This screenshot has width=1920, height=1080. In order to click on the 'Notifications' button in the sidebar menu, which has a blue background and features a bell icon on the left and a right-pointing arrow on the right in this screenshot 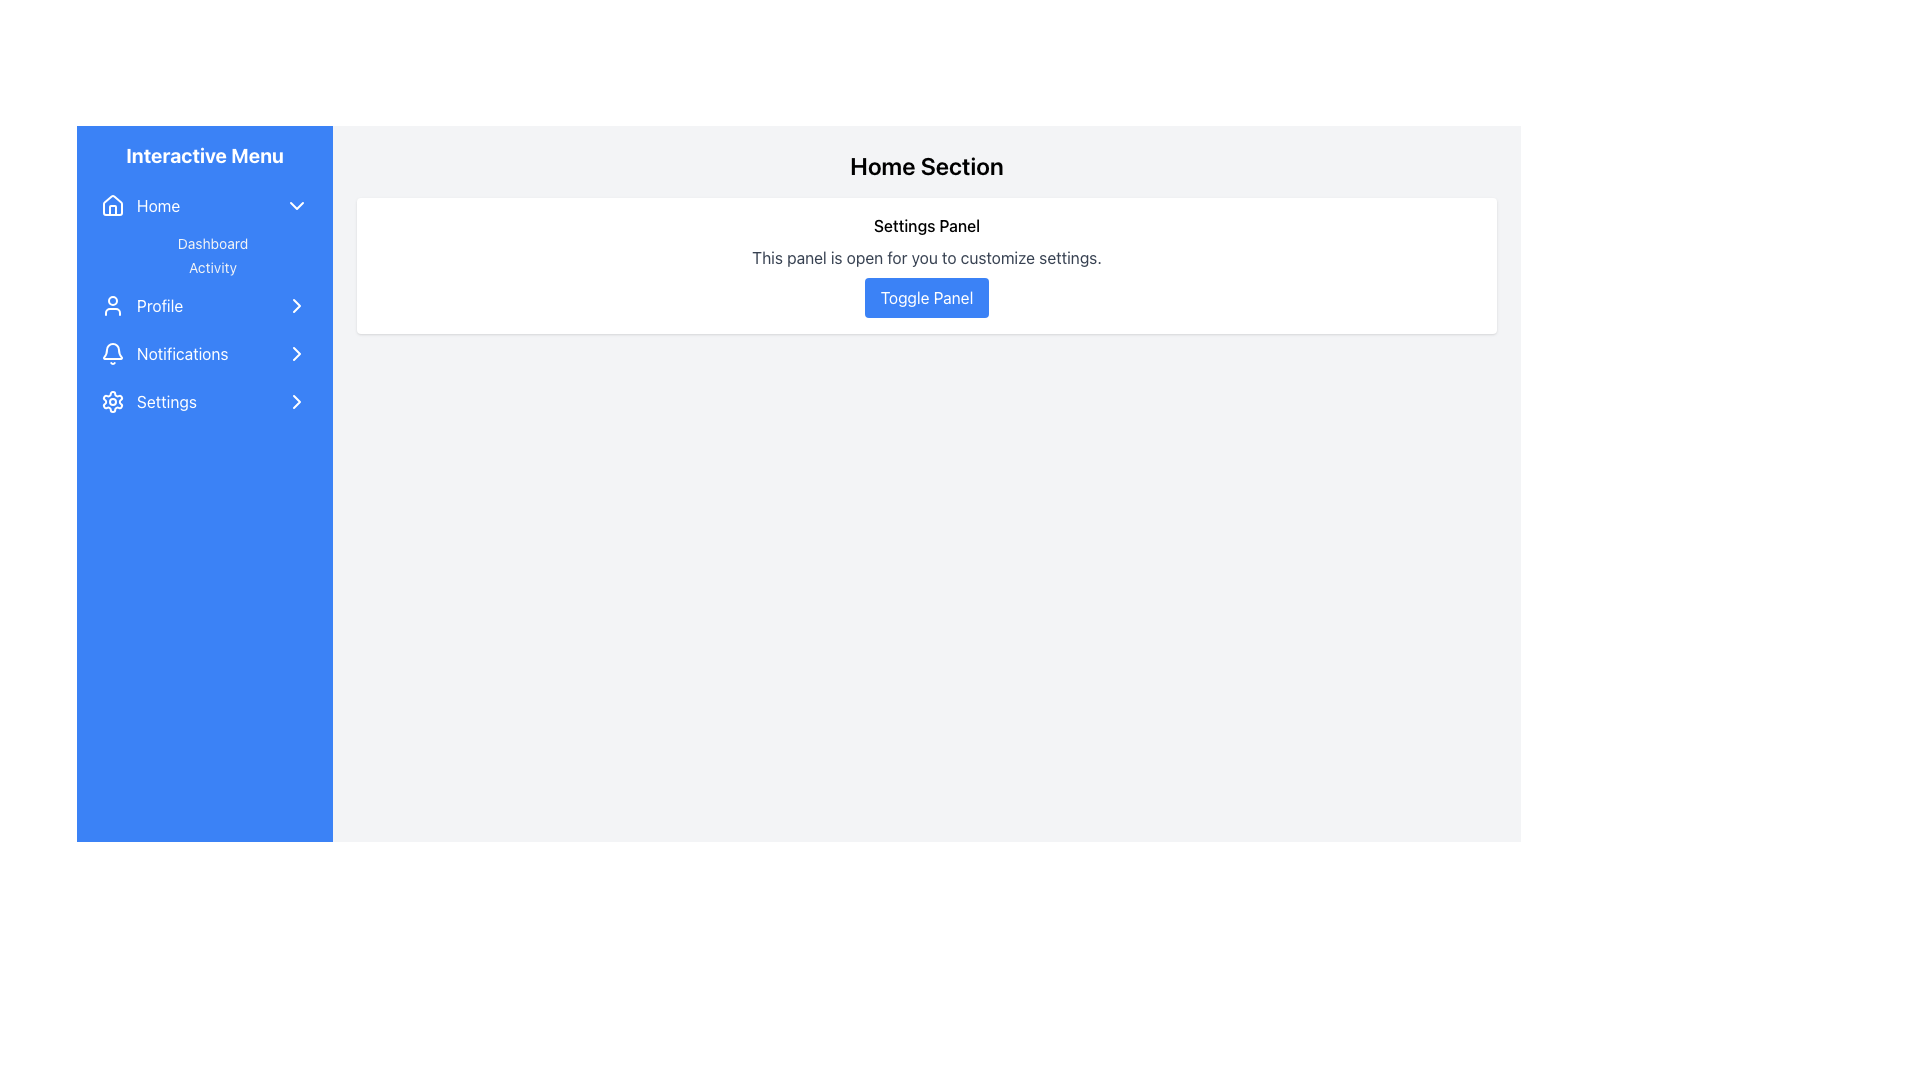, I will do `click(205, 353)`.